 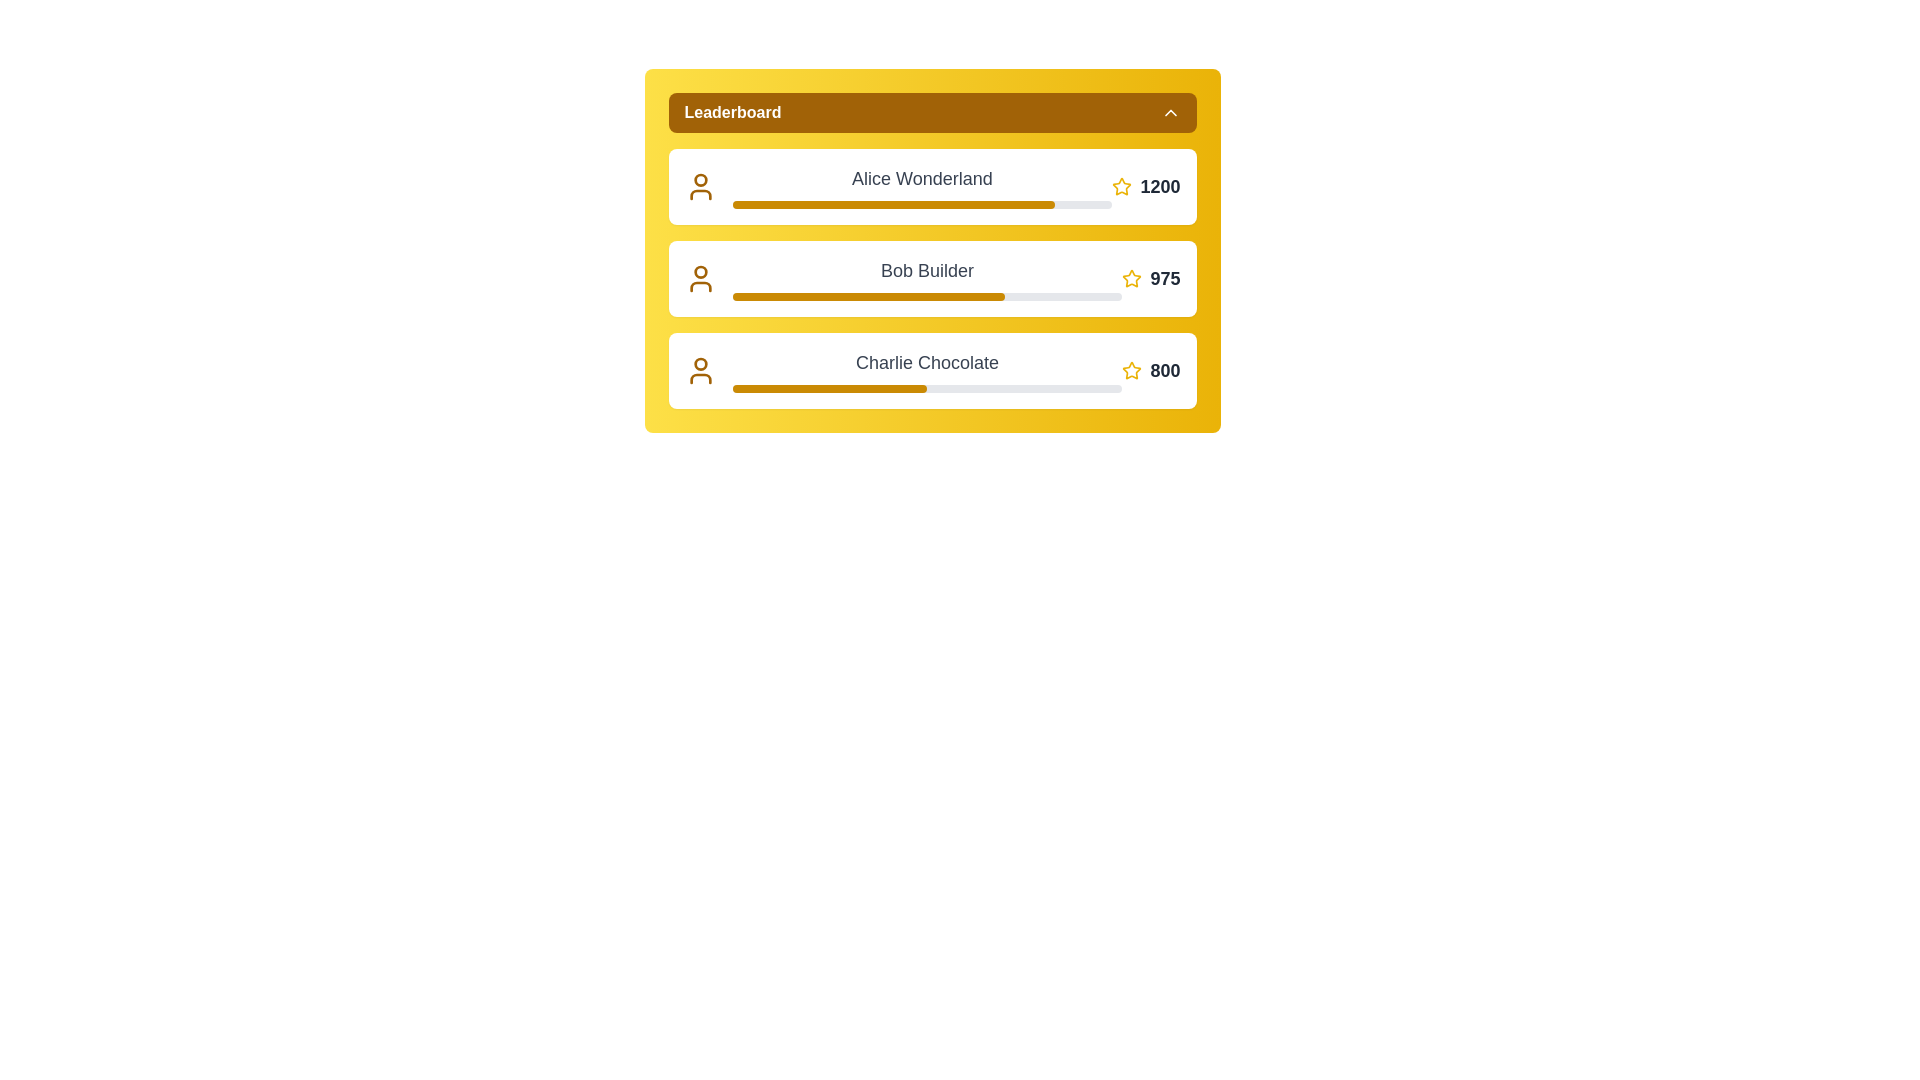 What do you see at coordinates (868, 297) in the screenshot?
I see `the yellow progress bar segment representing the progress of 'Bob Builder' on the leaderboard` at bounding box center [868, 297].